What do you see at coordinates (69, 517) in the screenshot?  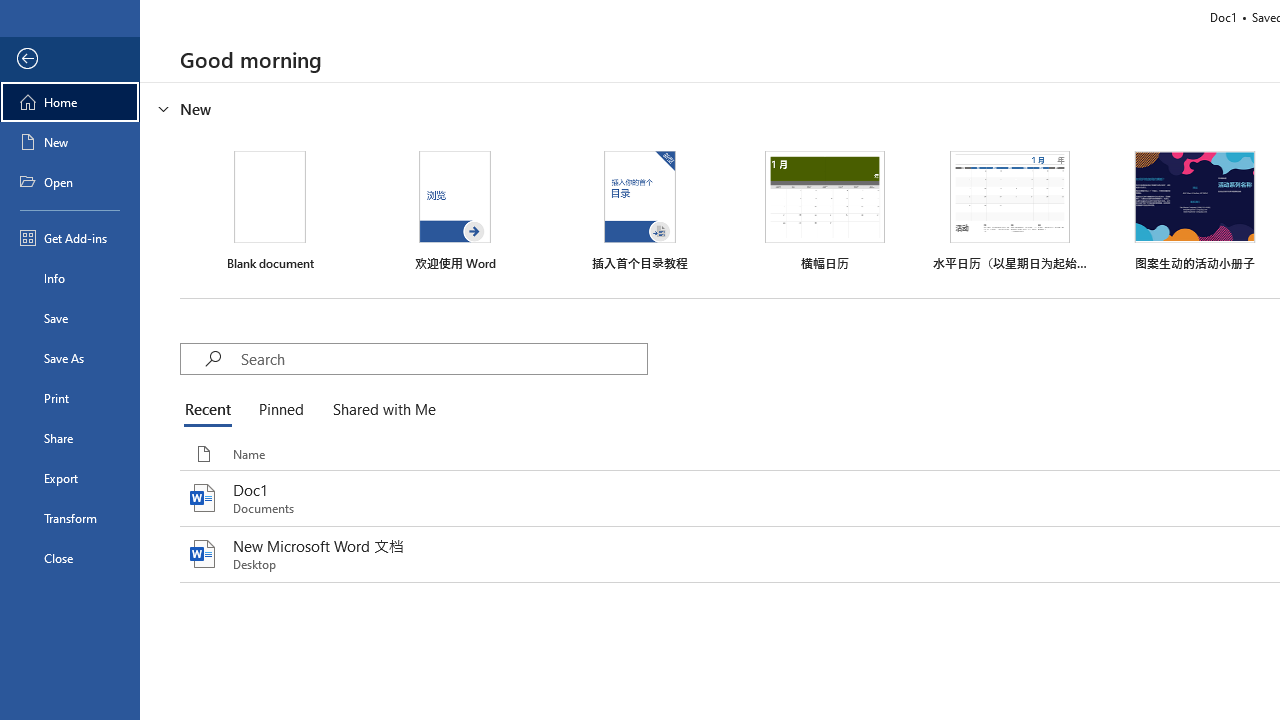 I see `'Transform'` at bounding box center [69, 517].